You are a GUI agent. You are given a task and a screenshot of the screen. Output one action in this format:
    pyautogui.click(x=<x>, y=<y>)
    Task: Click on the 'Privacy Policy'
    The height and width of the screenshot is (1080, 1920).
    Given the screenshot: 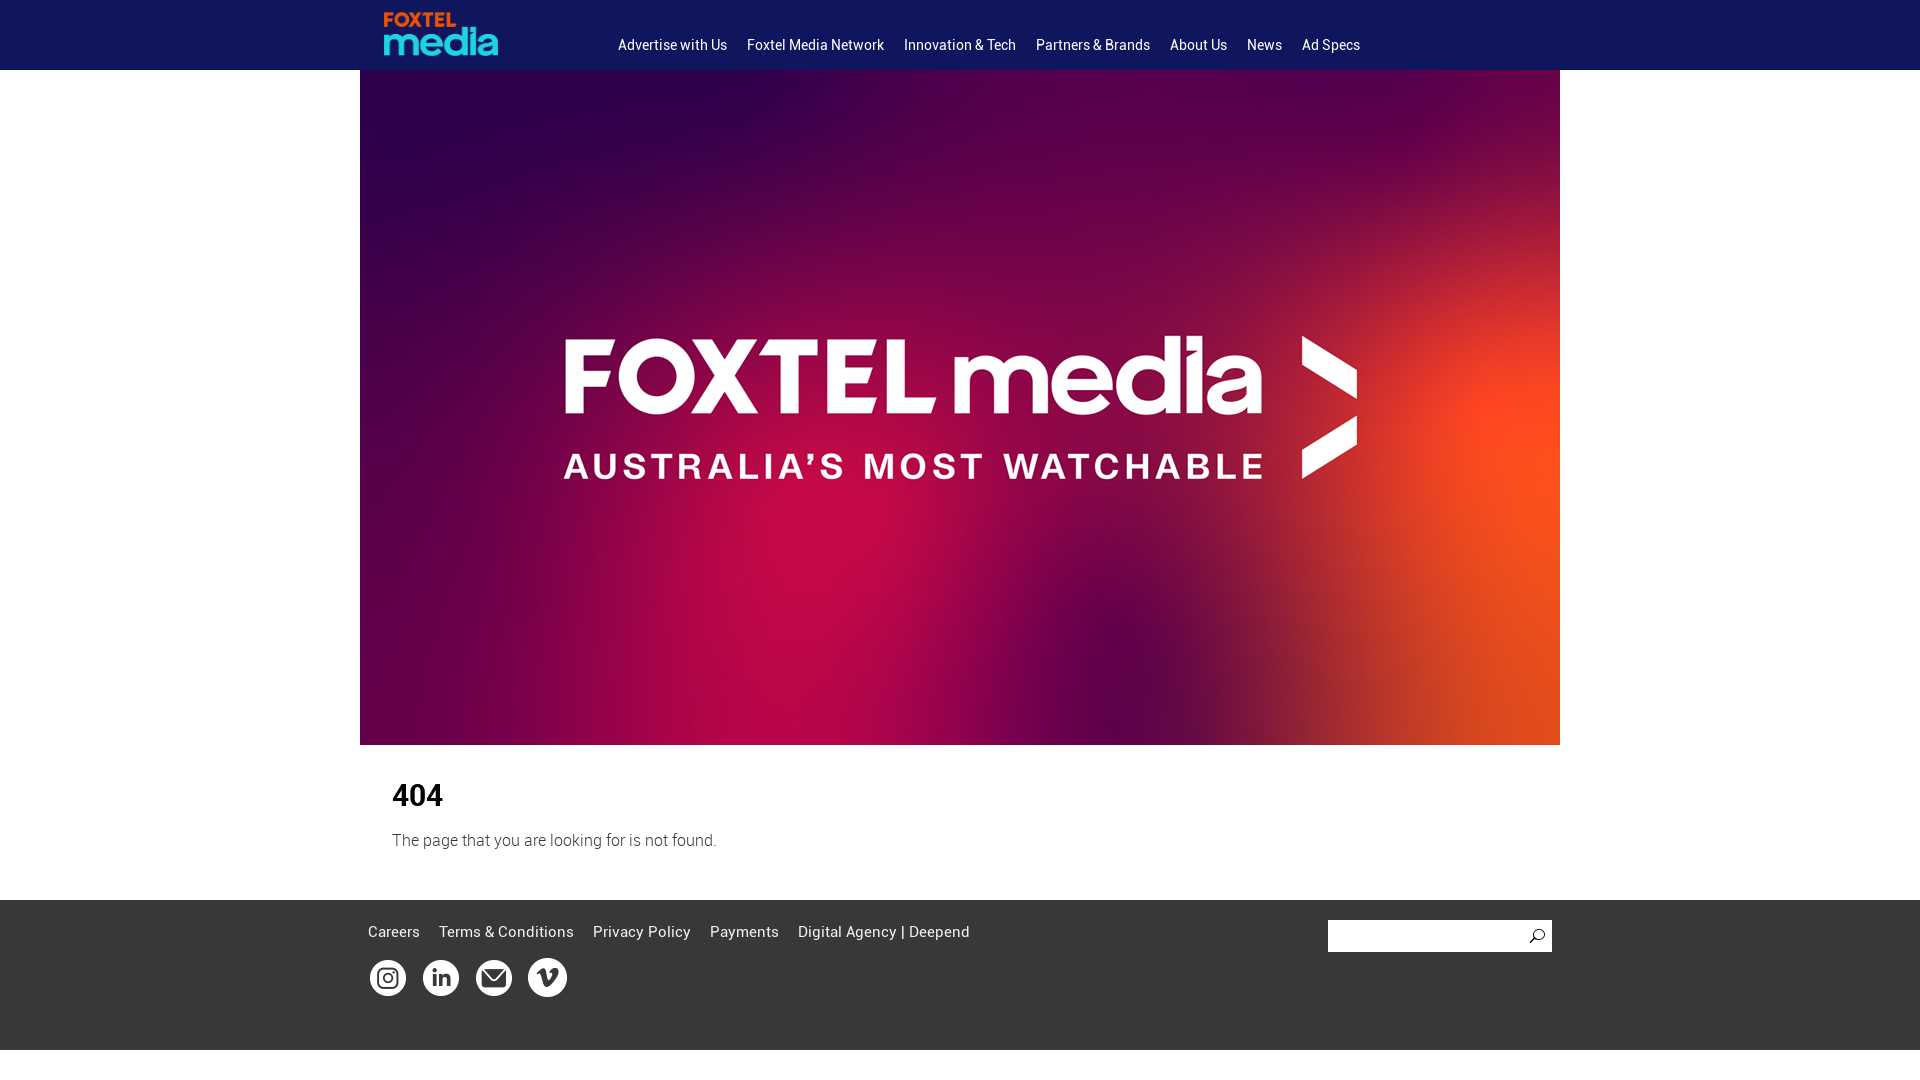 What is the action you would take?
    pyautogui.click(x=642, y=932)
    